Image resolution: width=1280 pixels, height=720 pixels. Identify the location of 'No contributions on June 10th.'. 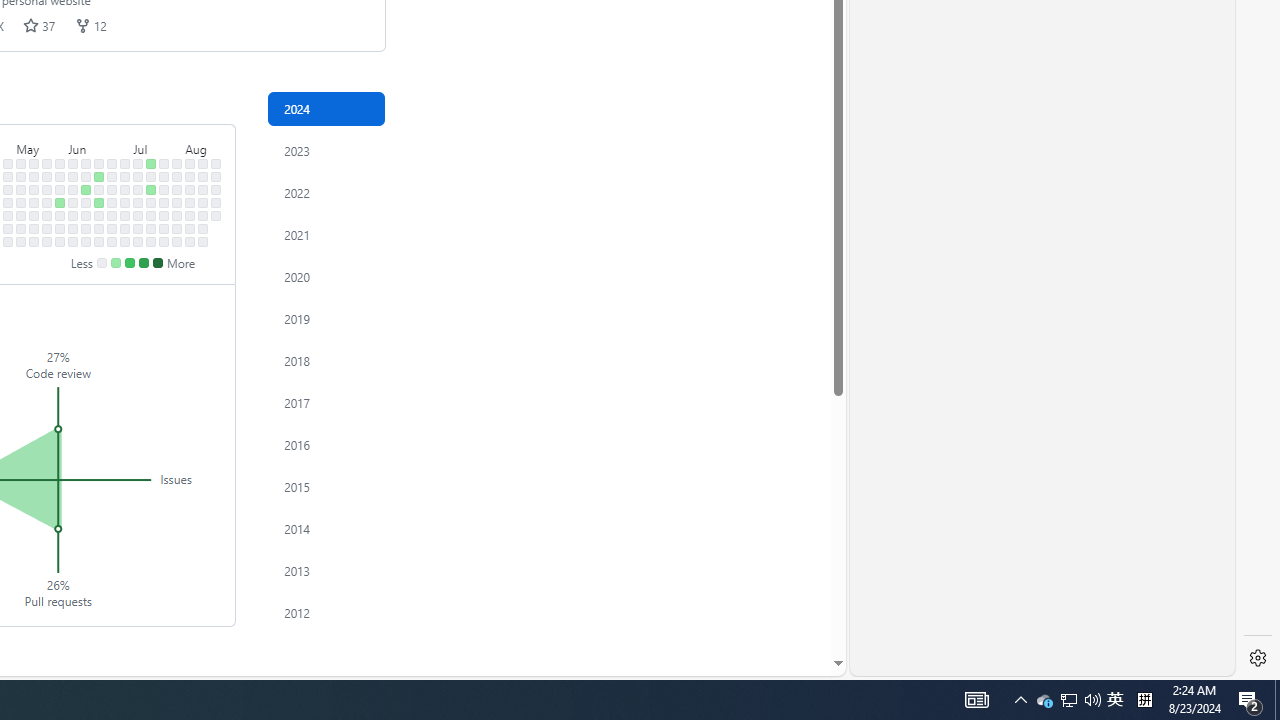
(85, 175).